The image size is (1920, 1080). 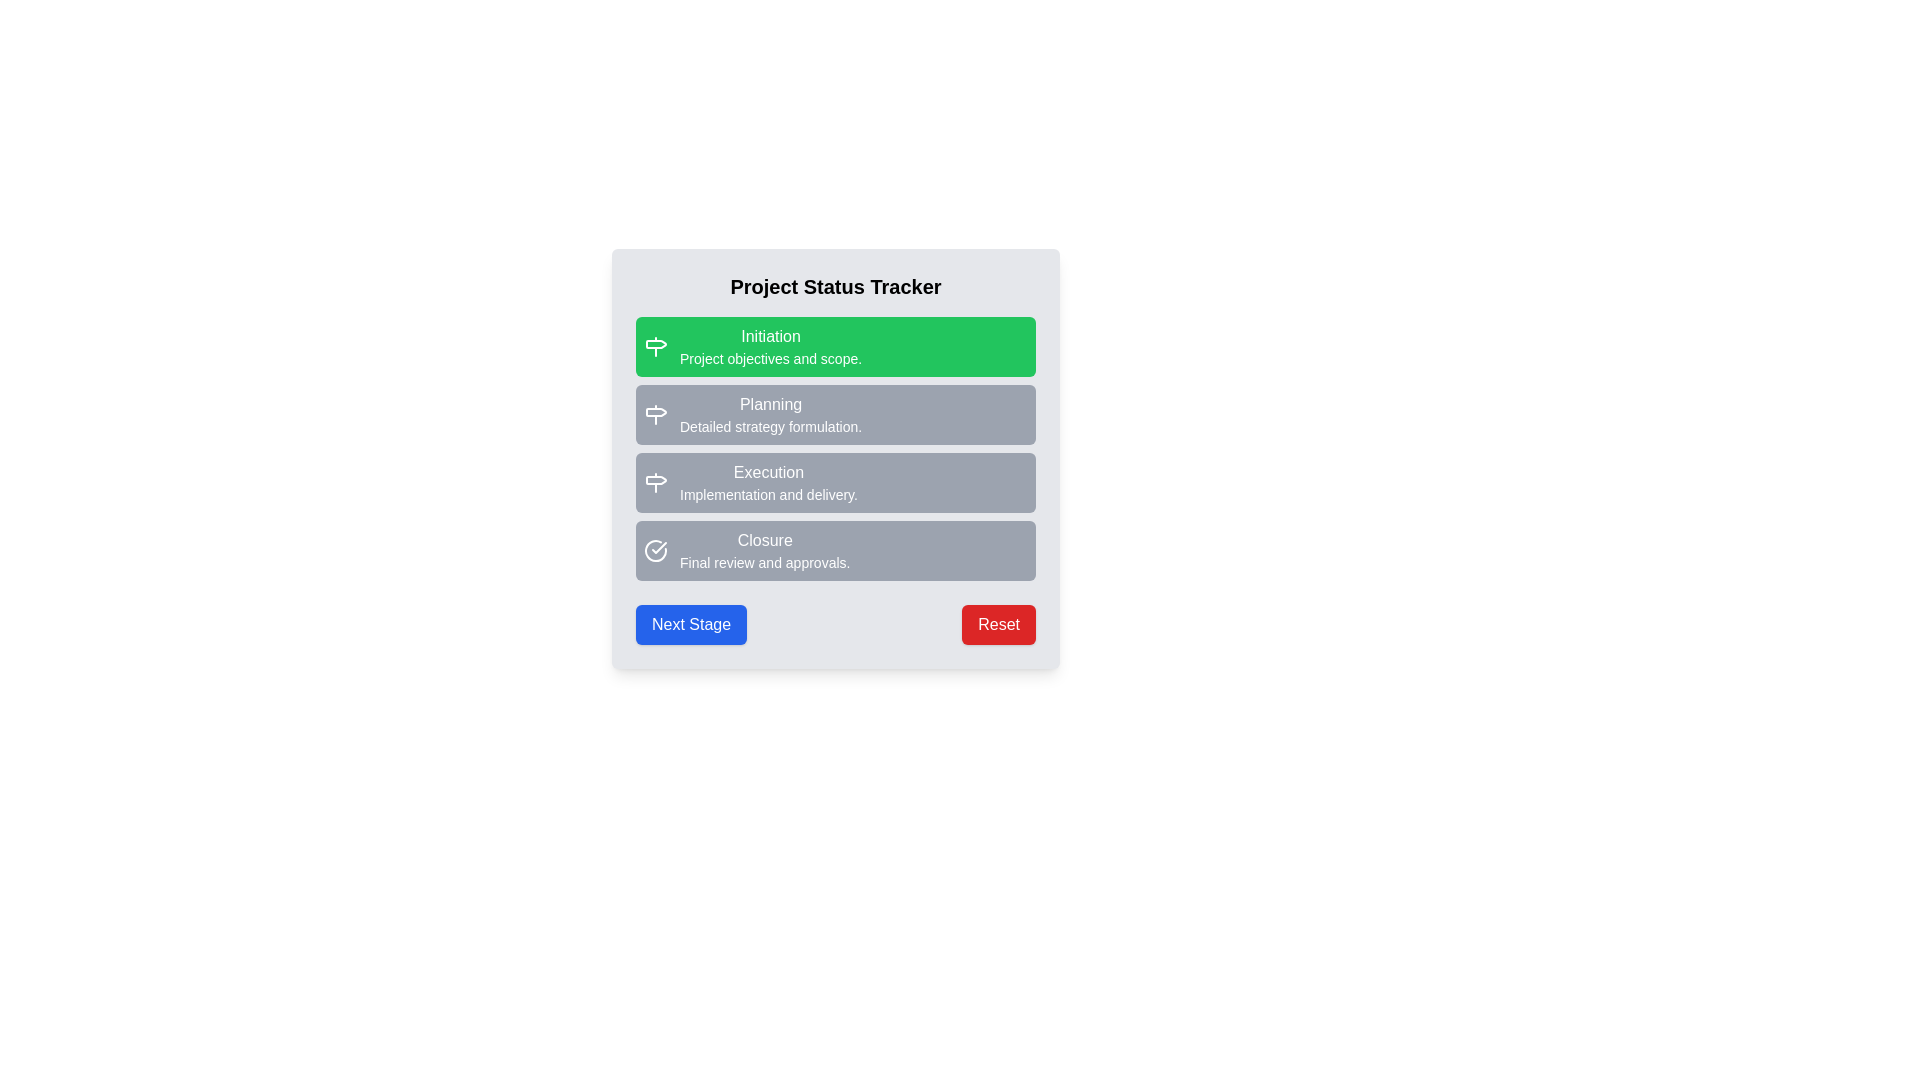 What do you see at coordinates (770, 357) in the screenshot?
I see `the informational text label located directly below the 'Initiation' text within the green rectangular segment of the Project Status Tracker interface` at bounding box center [770, 357].